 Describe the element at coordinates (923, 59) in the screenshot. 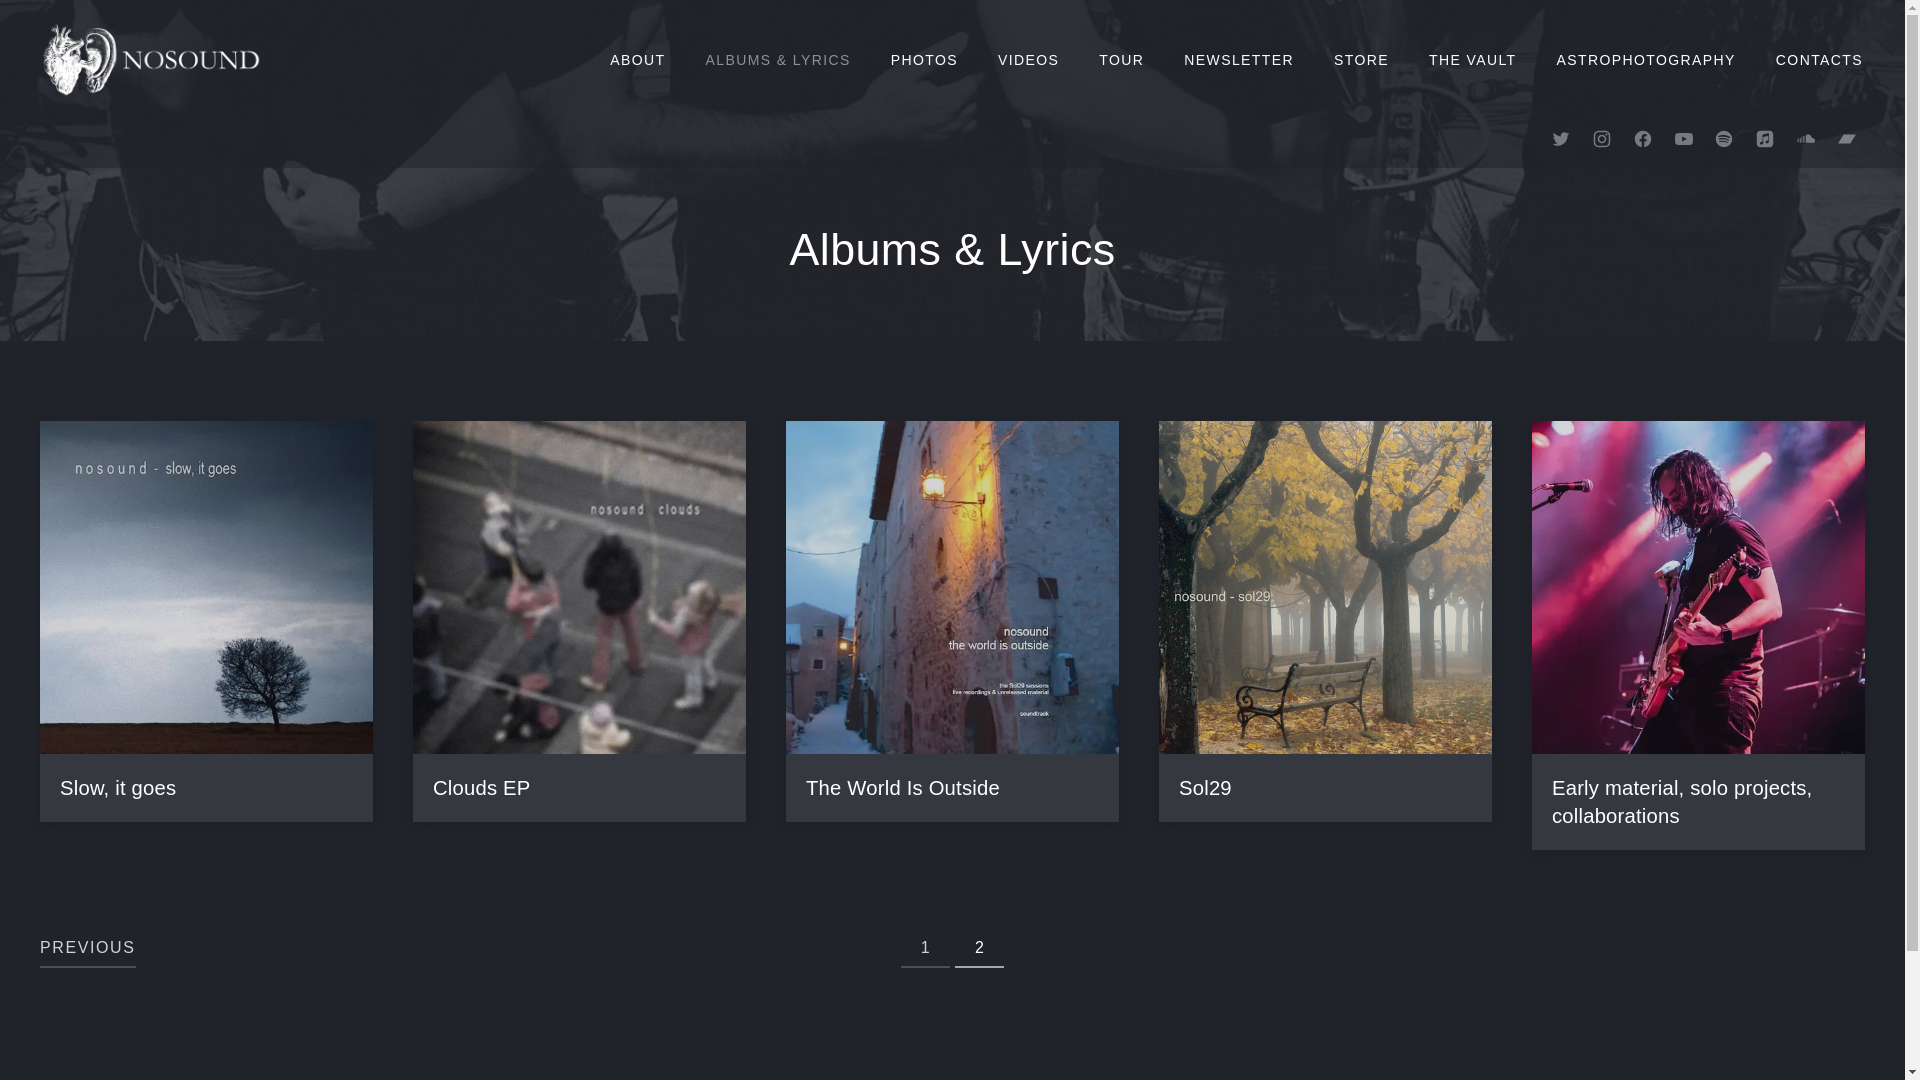

I see `'PHOTOS'` at that location.